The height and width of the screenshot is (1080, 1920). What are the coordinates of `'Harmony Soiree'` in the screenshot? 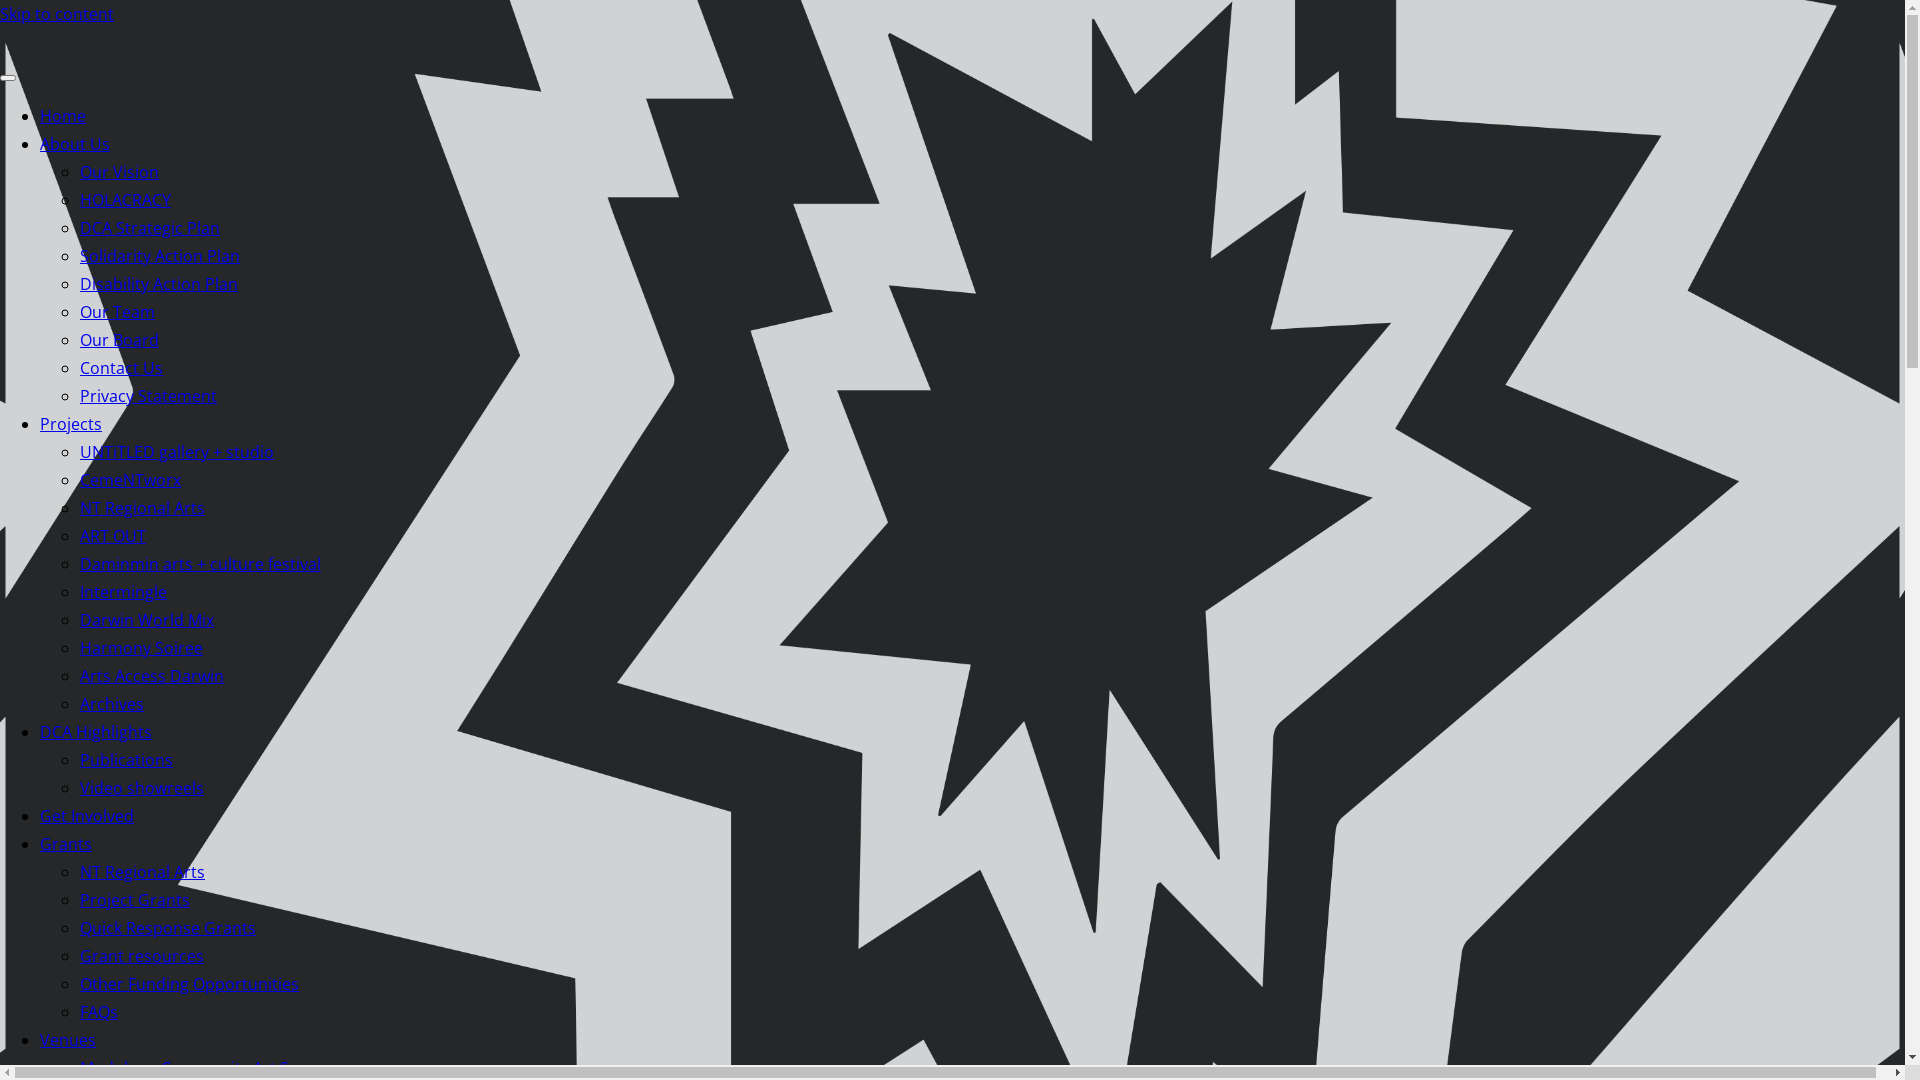 It's located at (140, 648).